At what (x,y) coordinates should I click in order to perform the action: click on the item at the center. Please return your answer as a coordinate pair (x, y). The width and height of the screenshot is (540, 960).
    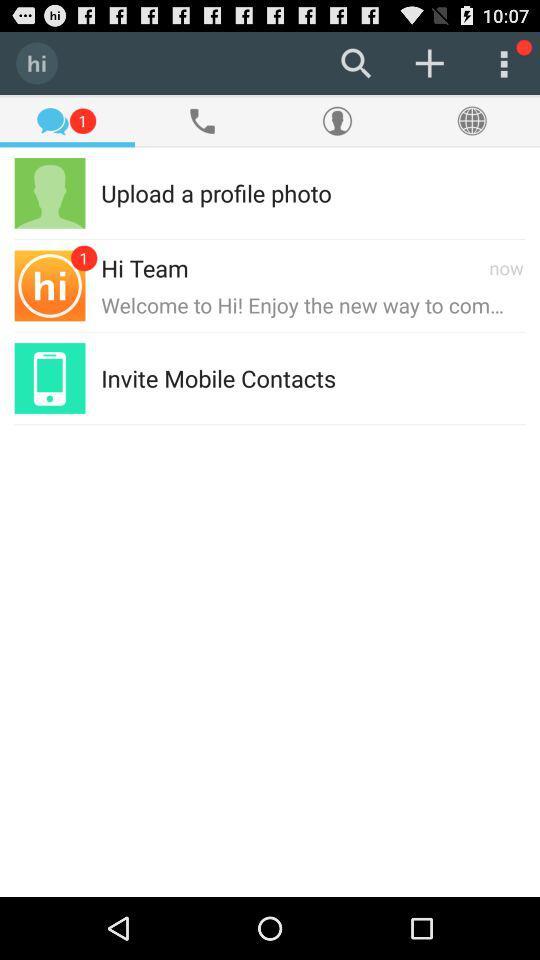
    Looking at the image, I should click on (217, 377).